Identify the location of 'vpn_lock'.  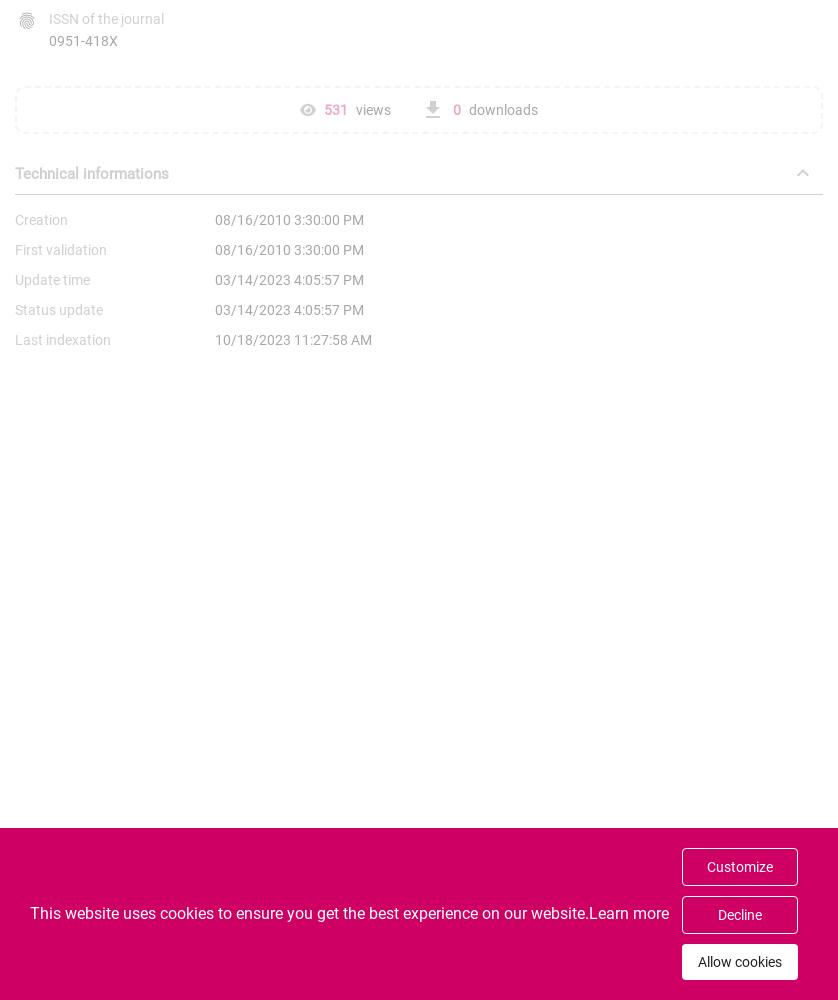
(60, 980).